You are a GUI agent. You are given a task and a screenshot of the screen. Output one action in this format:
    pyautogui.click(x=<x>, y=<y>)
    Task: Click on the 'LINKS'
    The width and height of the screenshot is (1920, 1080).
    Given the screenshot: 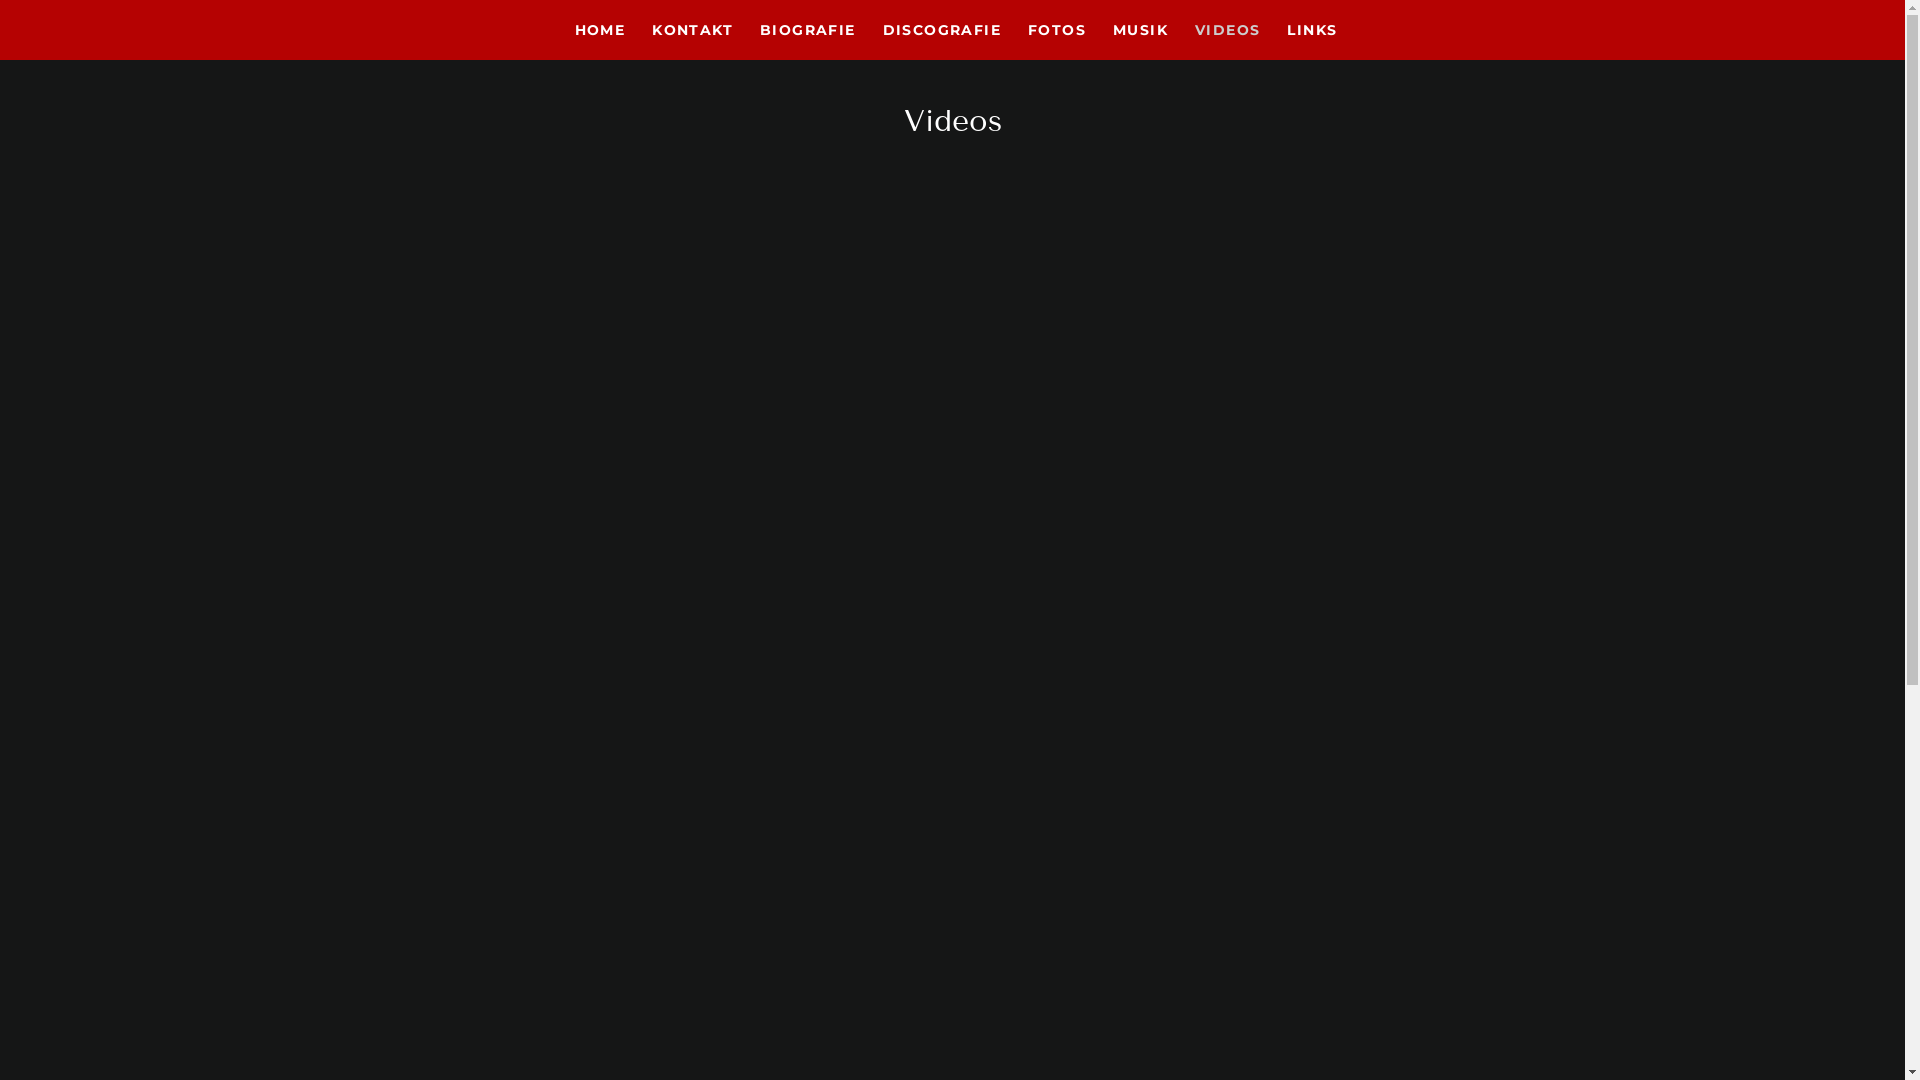 What is the action you would take?
    pyautogui.click(x=1271, y=30)
    